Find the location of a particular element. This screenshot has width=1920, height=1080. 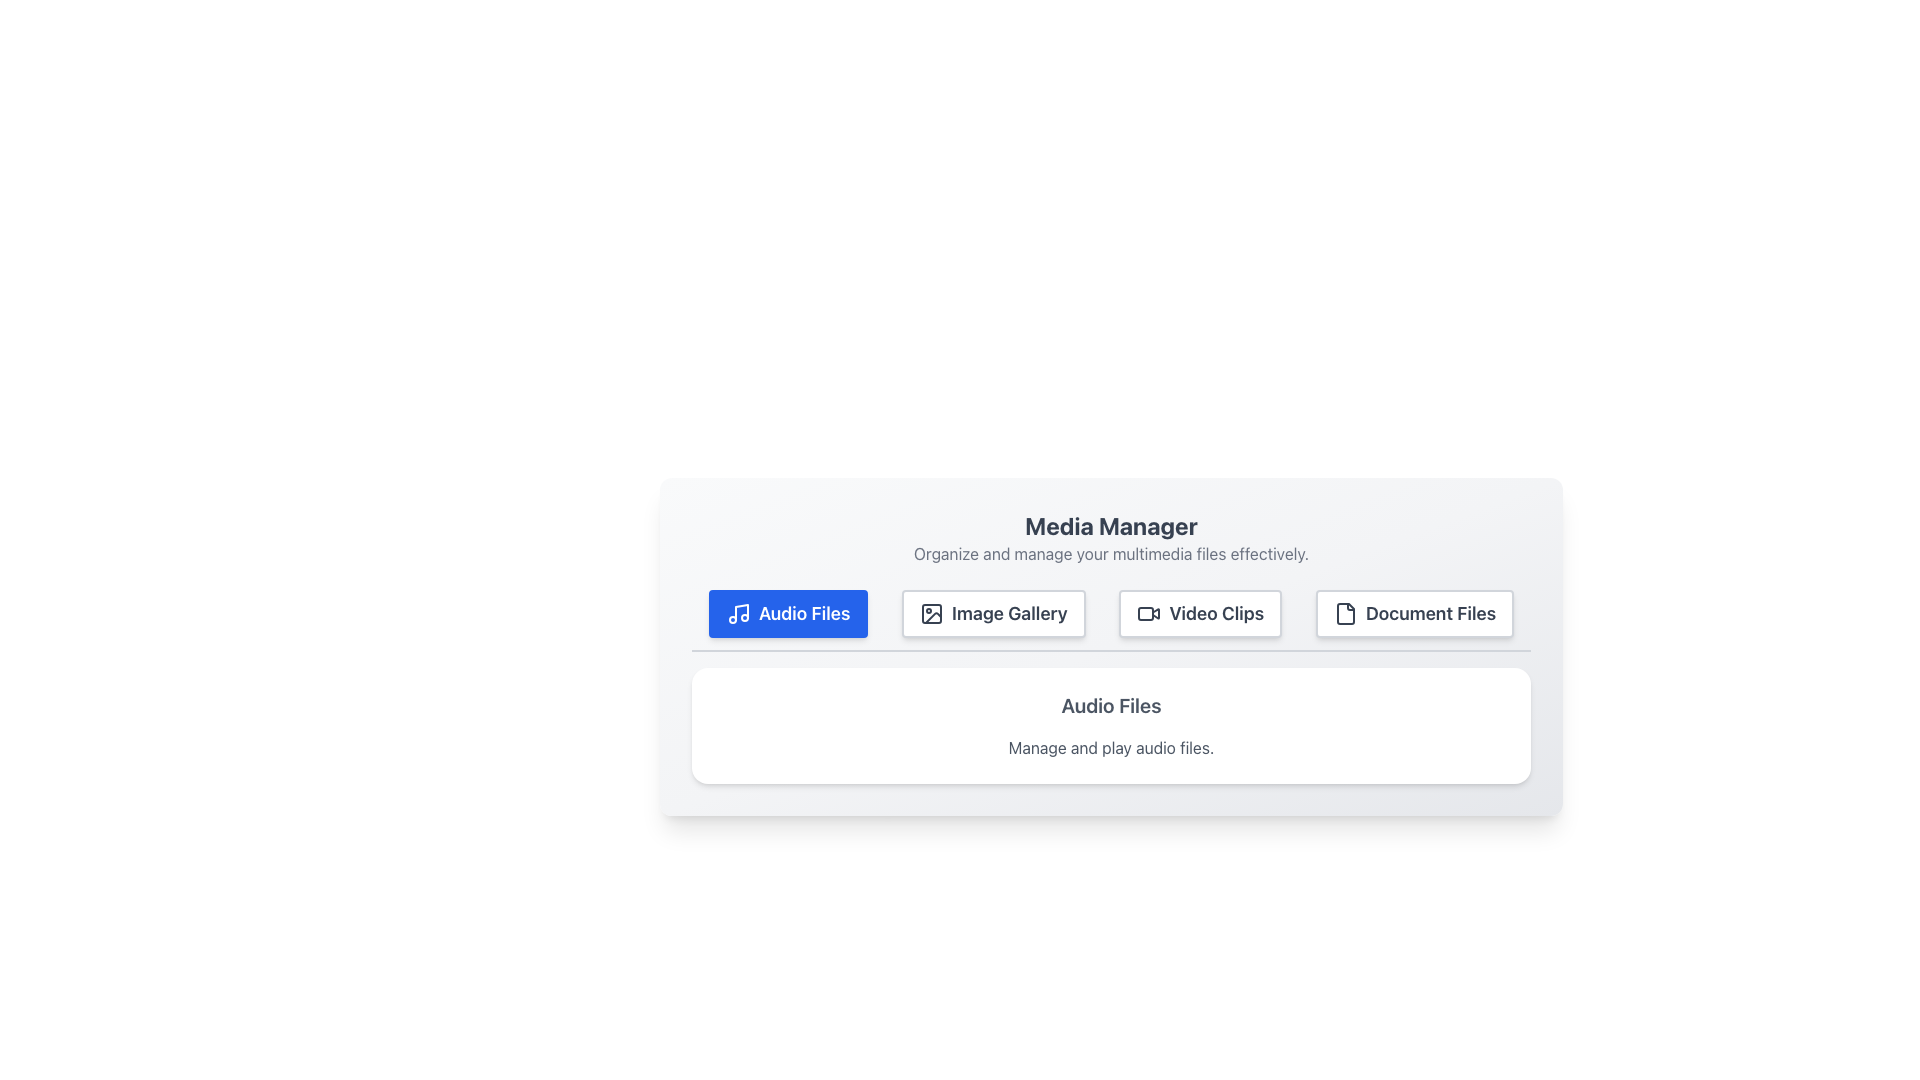

the stylized photo frame icon with a mountain and sun, which is located to the left of the 'Image Gallery' button text in the central panel is located at coordinates (931, 612).